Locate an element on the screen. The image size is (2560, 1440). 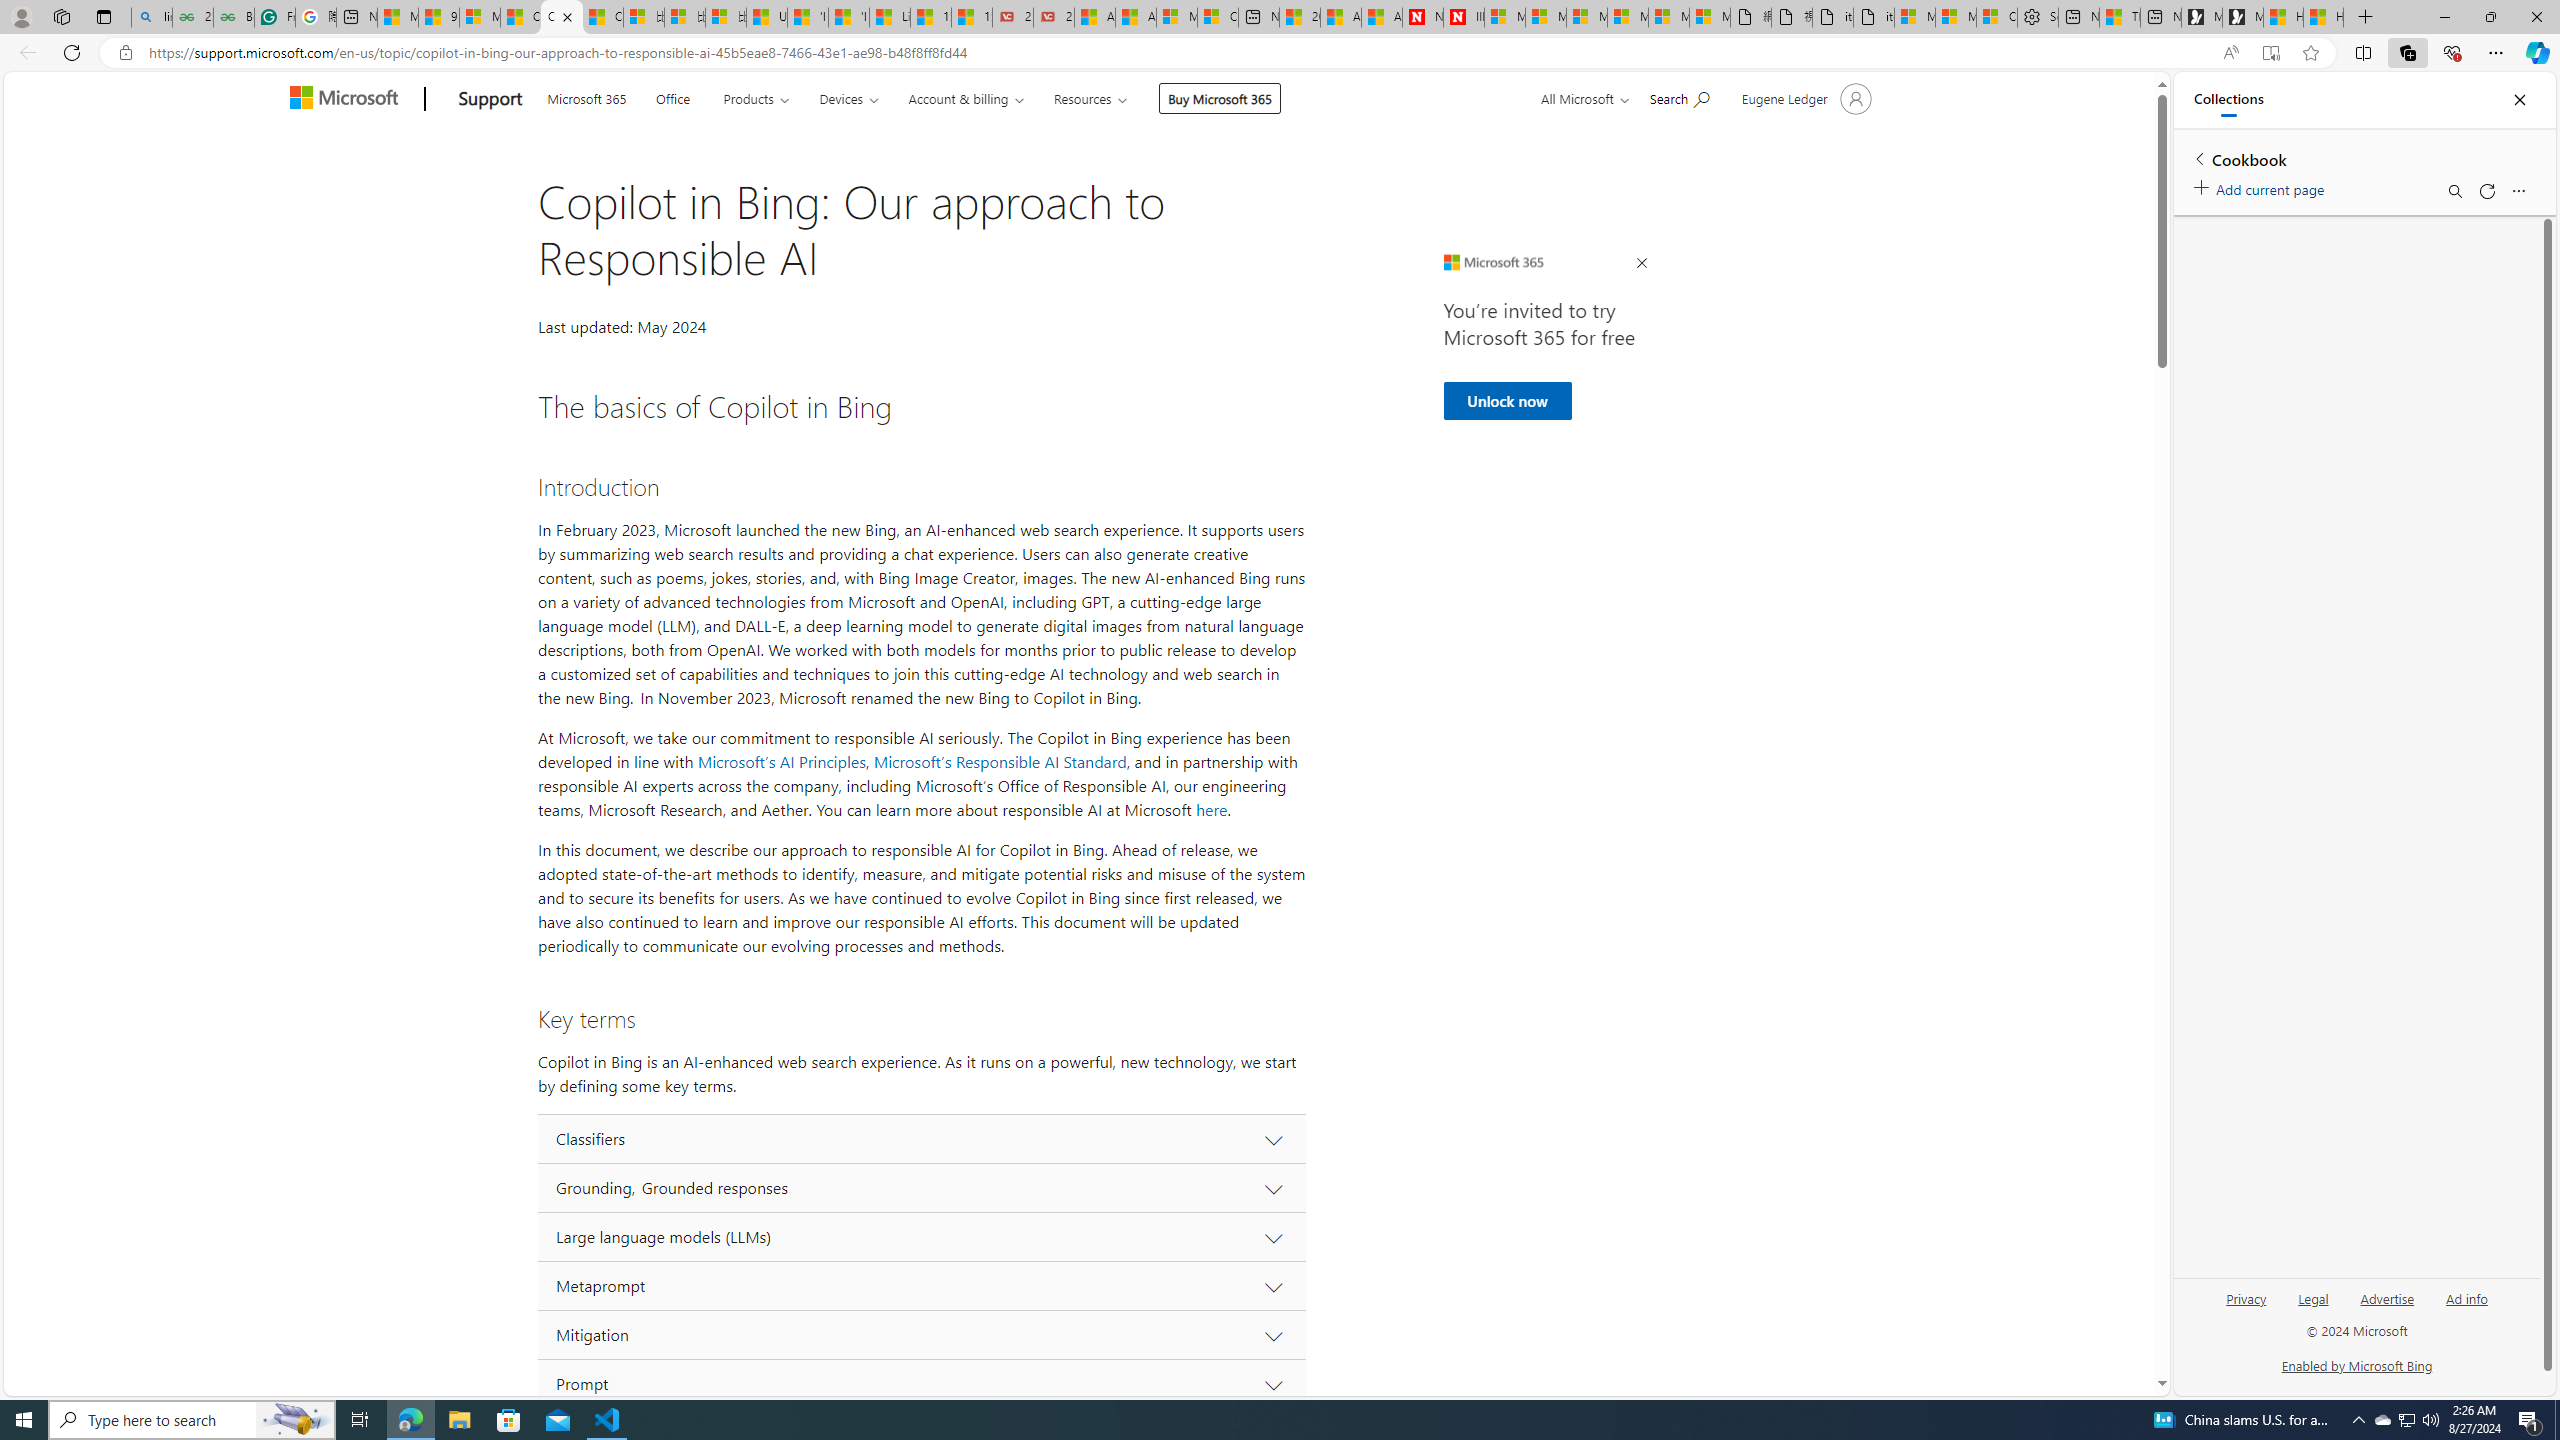
'Lifestyle - MSN' is located at coordinates (888, 16).